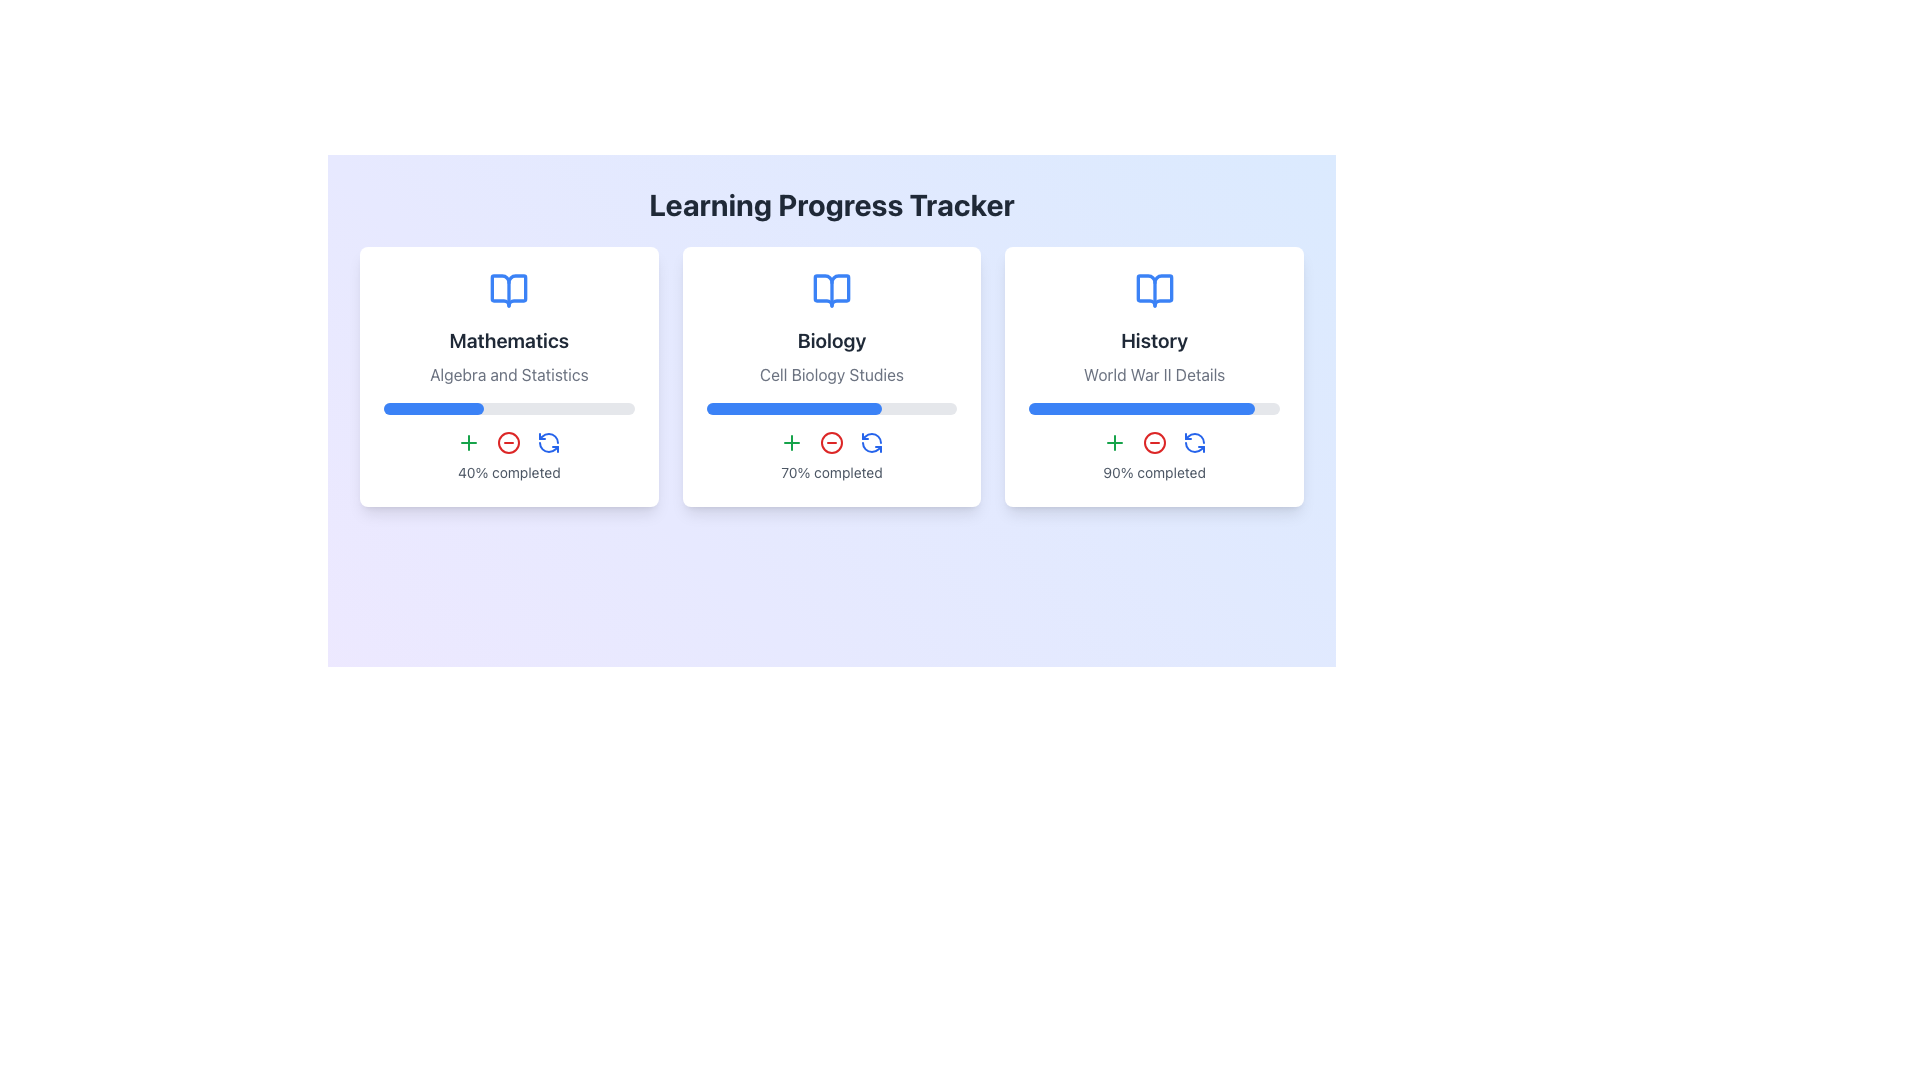 The image size is (1920, 1080). Describe the element at coordinates (831, 407) in the screenshot. I see `the horizontal progress bar within the 'Biology' card, which visually indicates 70% completion of 'Cell Biology Studies'` at that location.